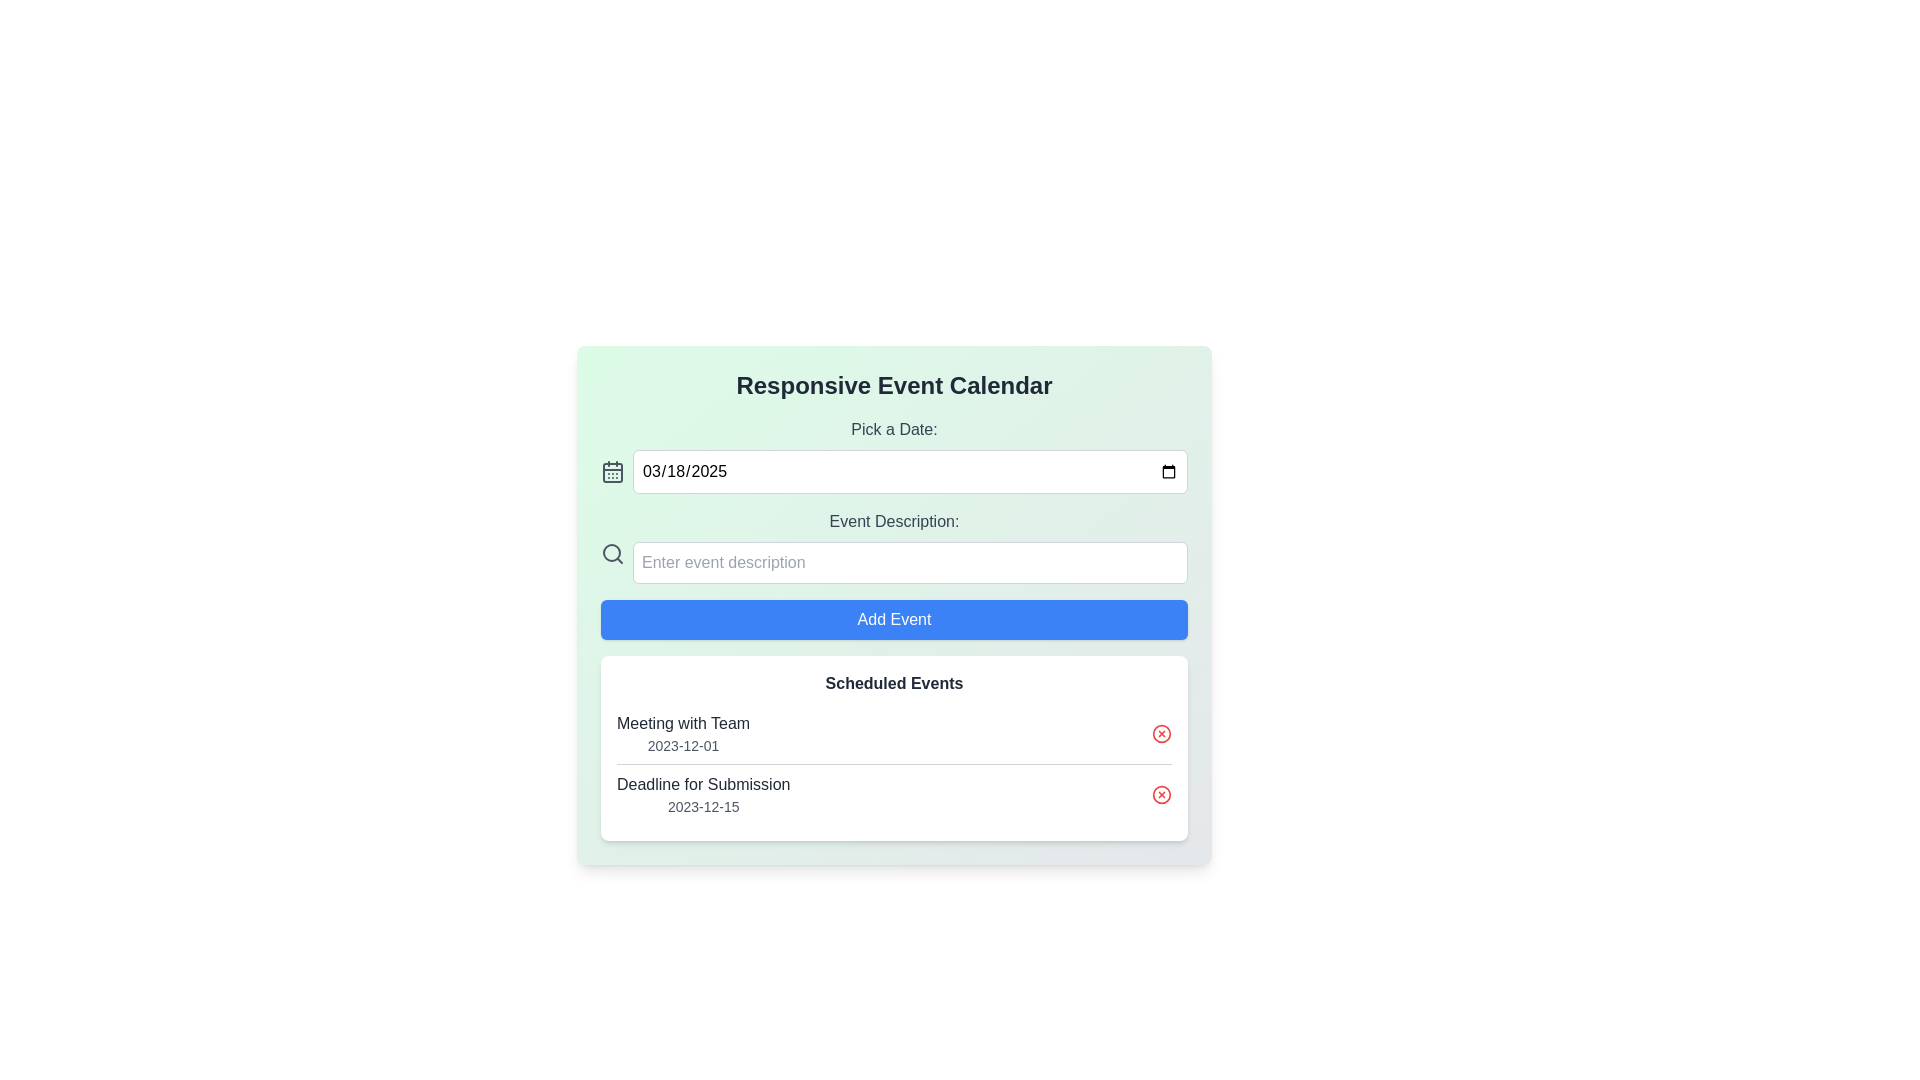 The image size is (1920, 1080). I want to click on the text input field labeled 'Event Description:' to focus on it, so click(893, 547).